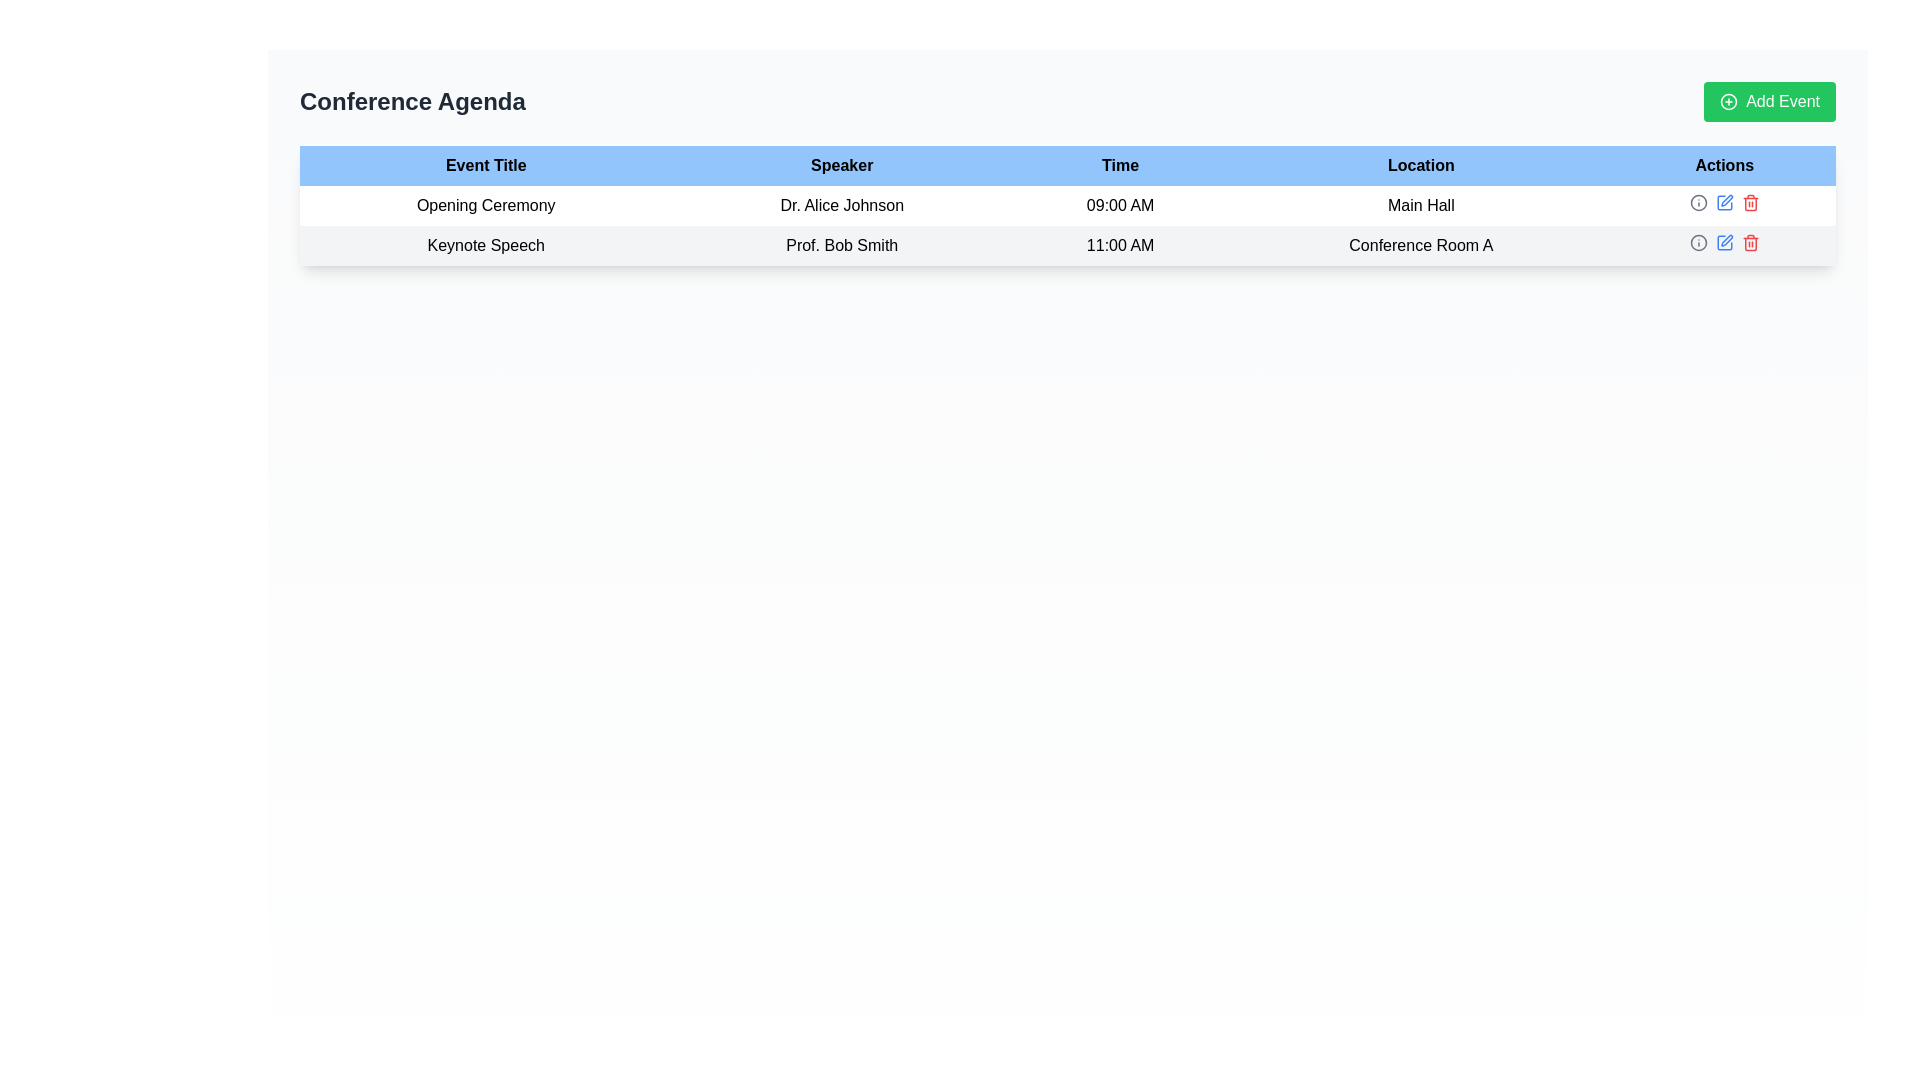 The width and height of the screenshot is (1920, 1080). Describe the element at coordinates (1726, 239) in the screenshot. I see `the icon button located in the 'Actions' column of the second row for the 'Keynote Speech' event` at that location.